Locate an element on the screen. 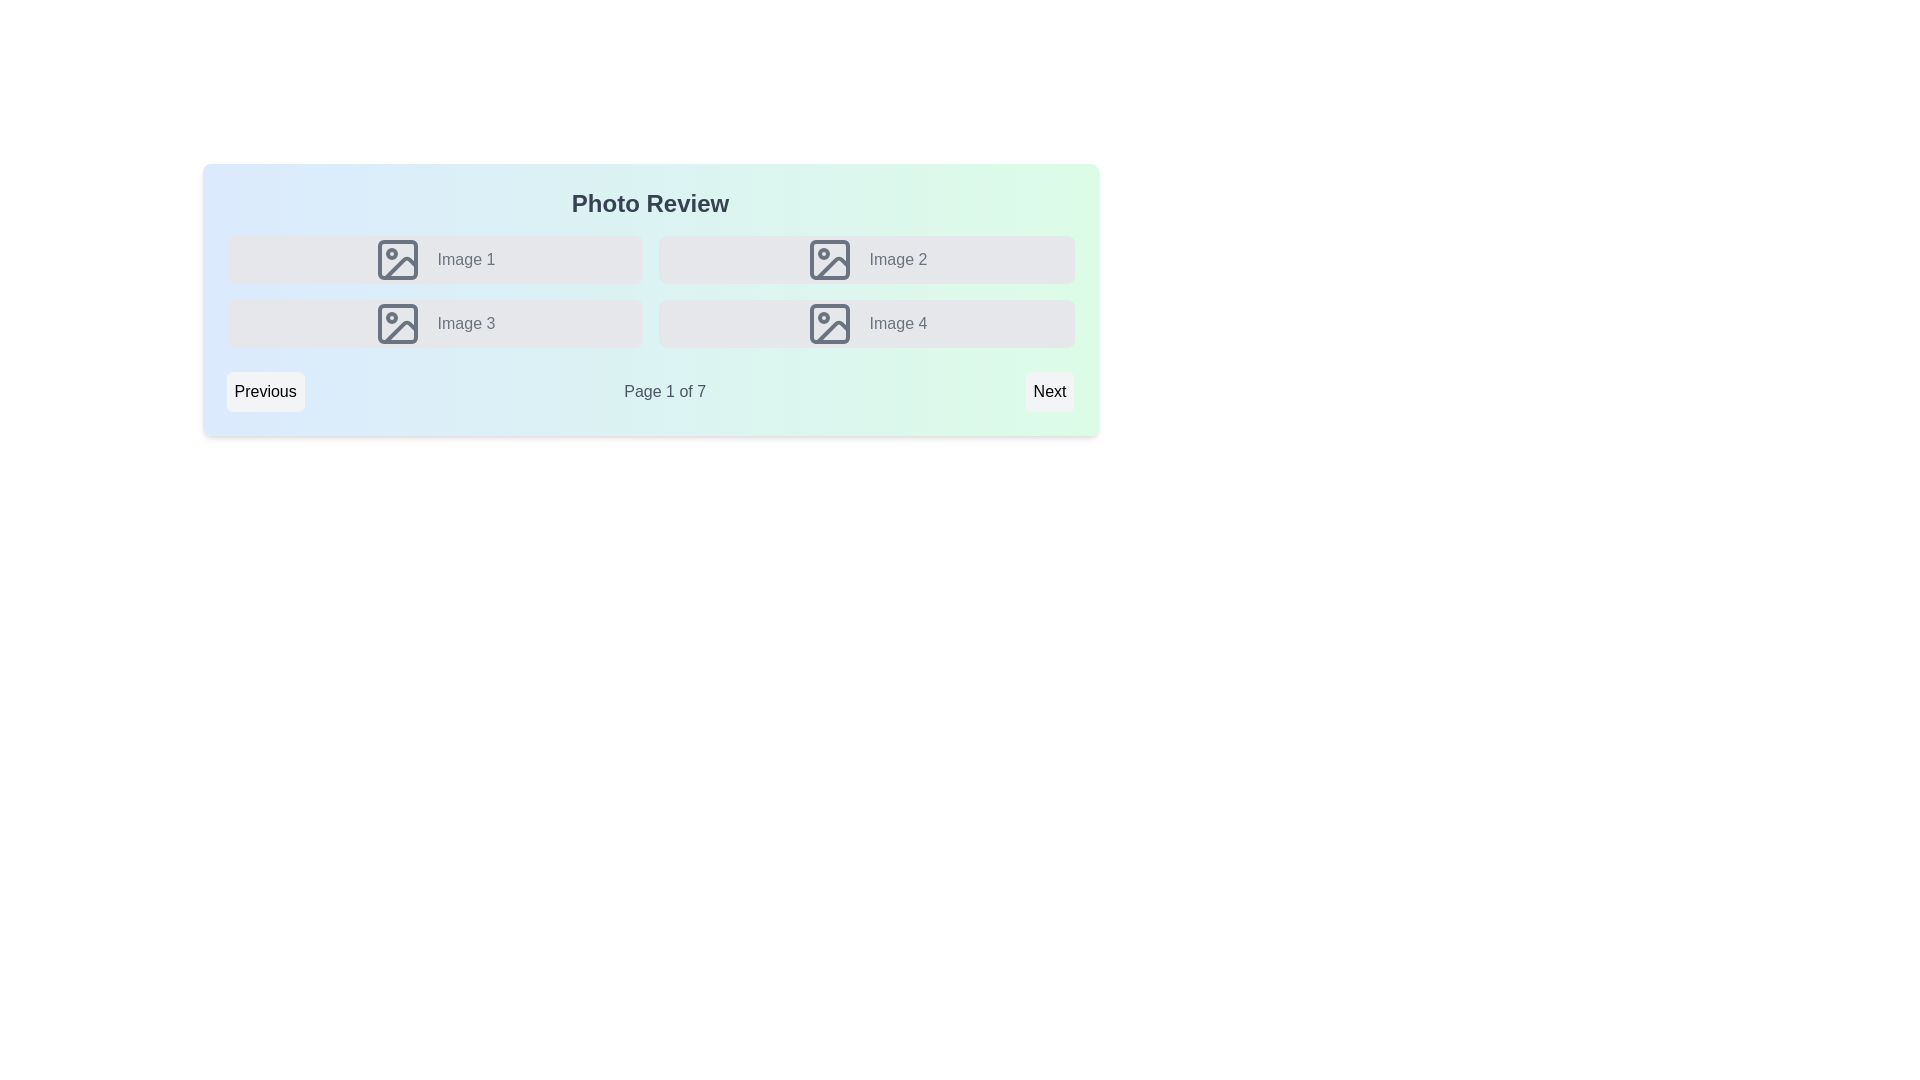  the text label that serves as a descriptor for the associated image, located to the right of the icon element representing an image is located at coordinates (897, 258).